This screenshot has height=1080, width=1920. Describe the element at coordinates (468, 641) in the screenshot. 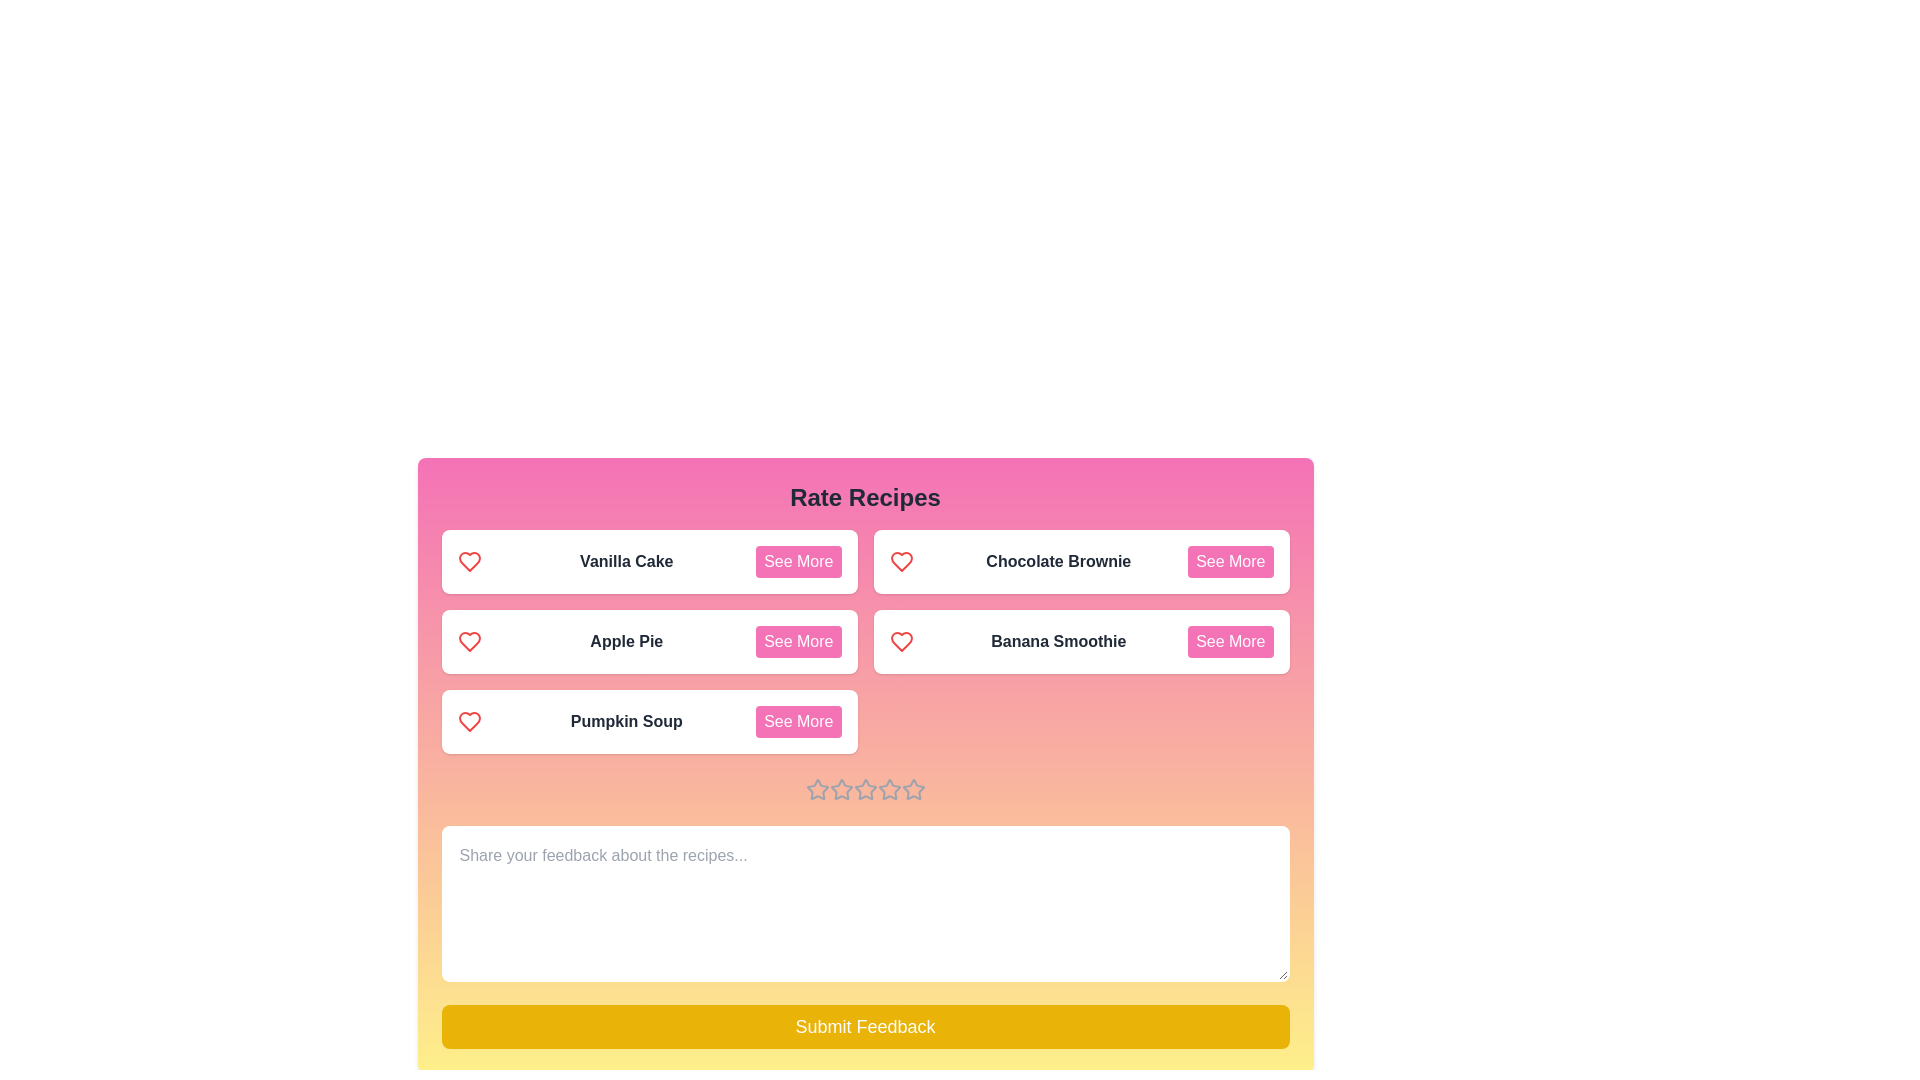

I see `the heart icon associated with Apple Pie` at that location.